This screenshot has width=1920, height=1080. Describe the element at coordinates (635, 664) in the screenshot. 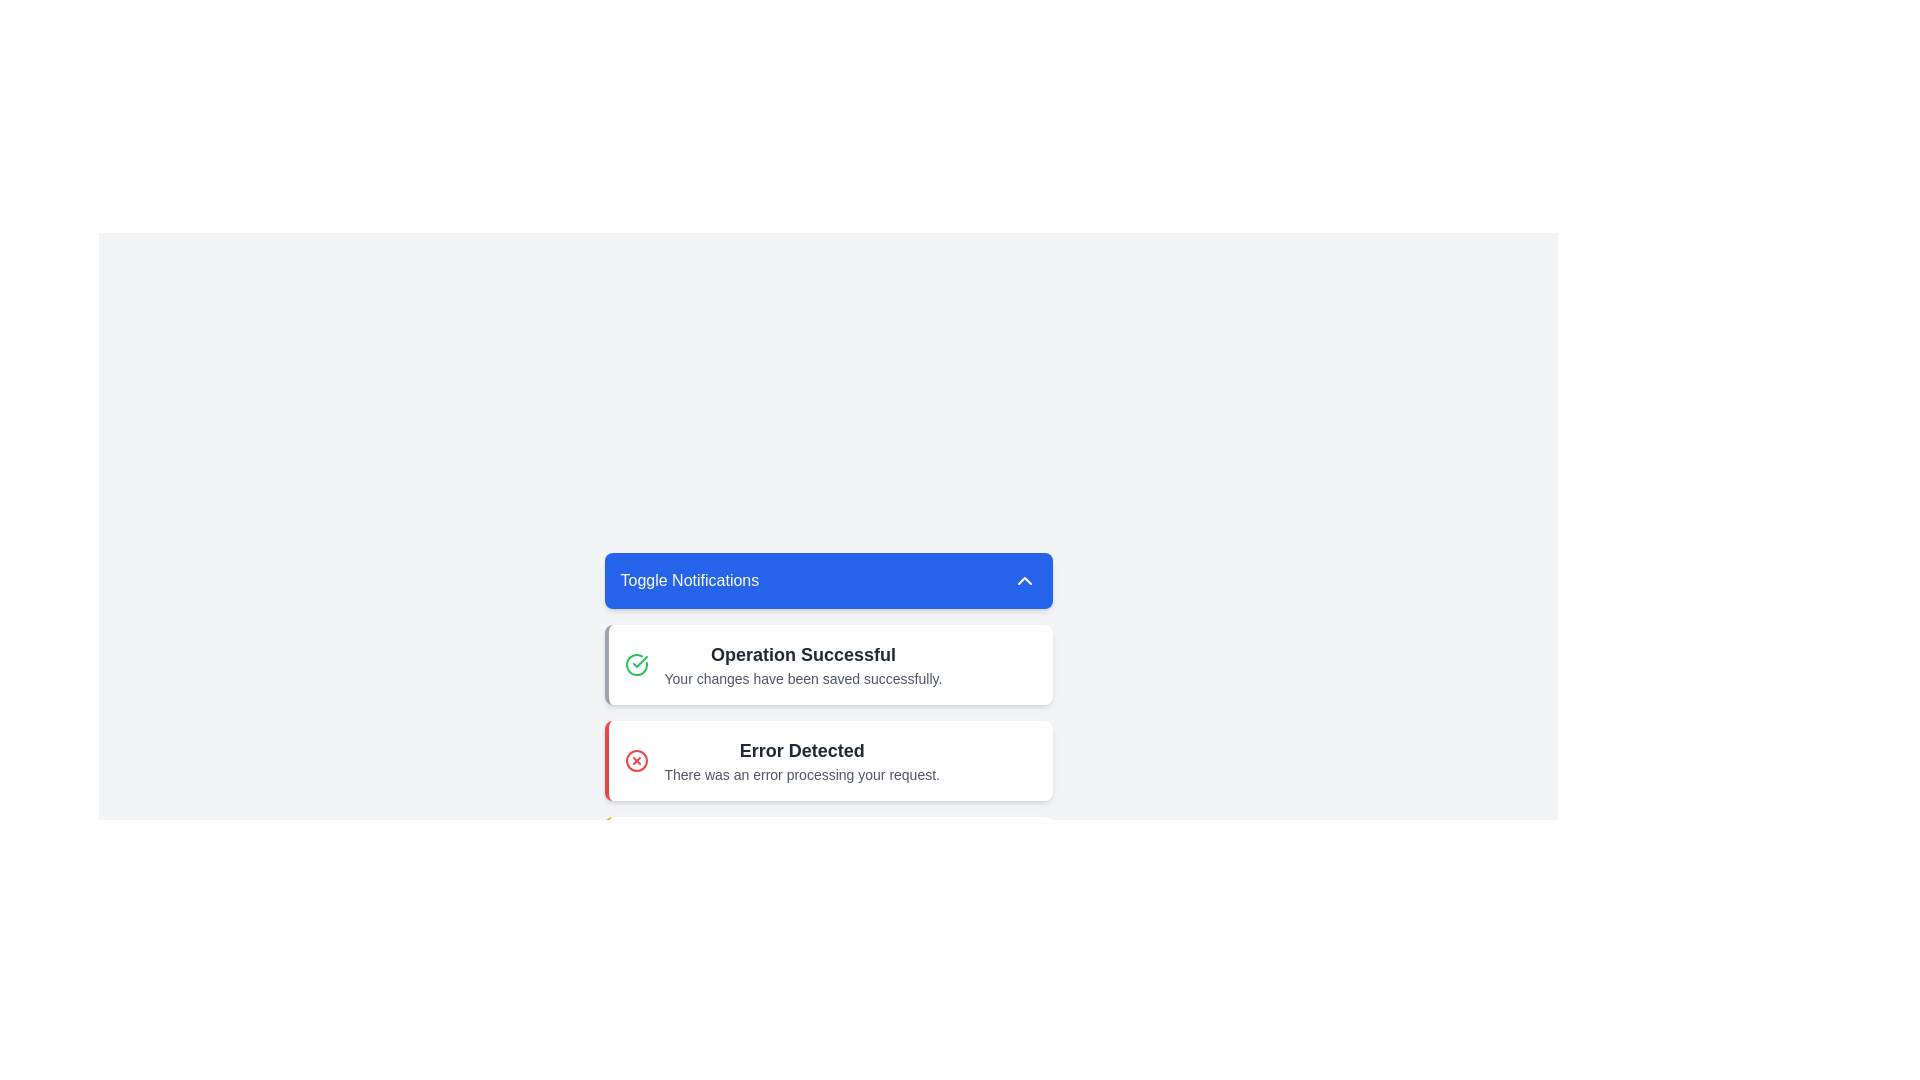

I see `the success indicator icon located at the top-left corner of the notification card, adjacent to the 'Operation Successful' text` at that location.